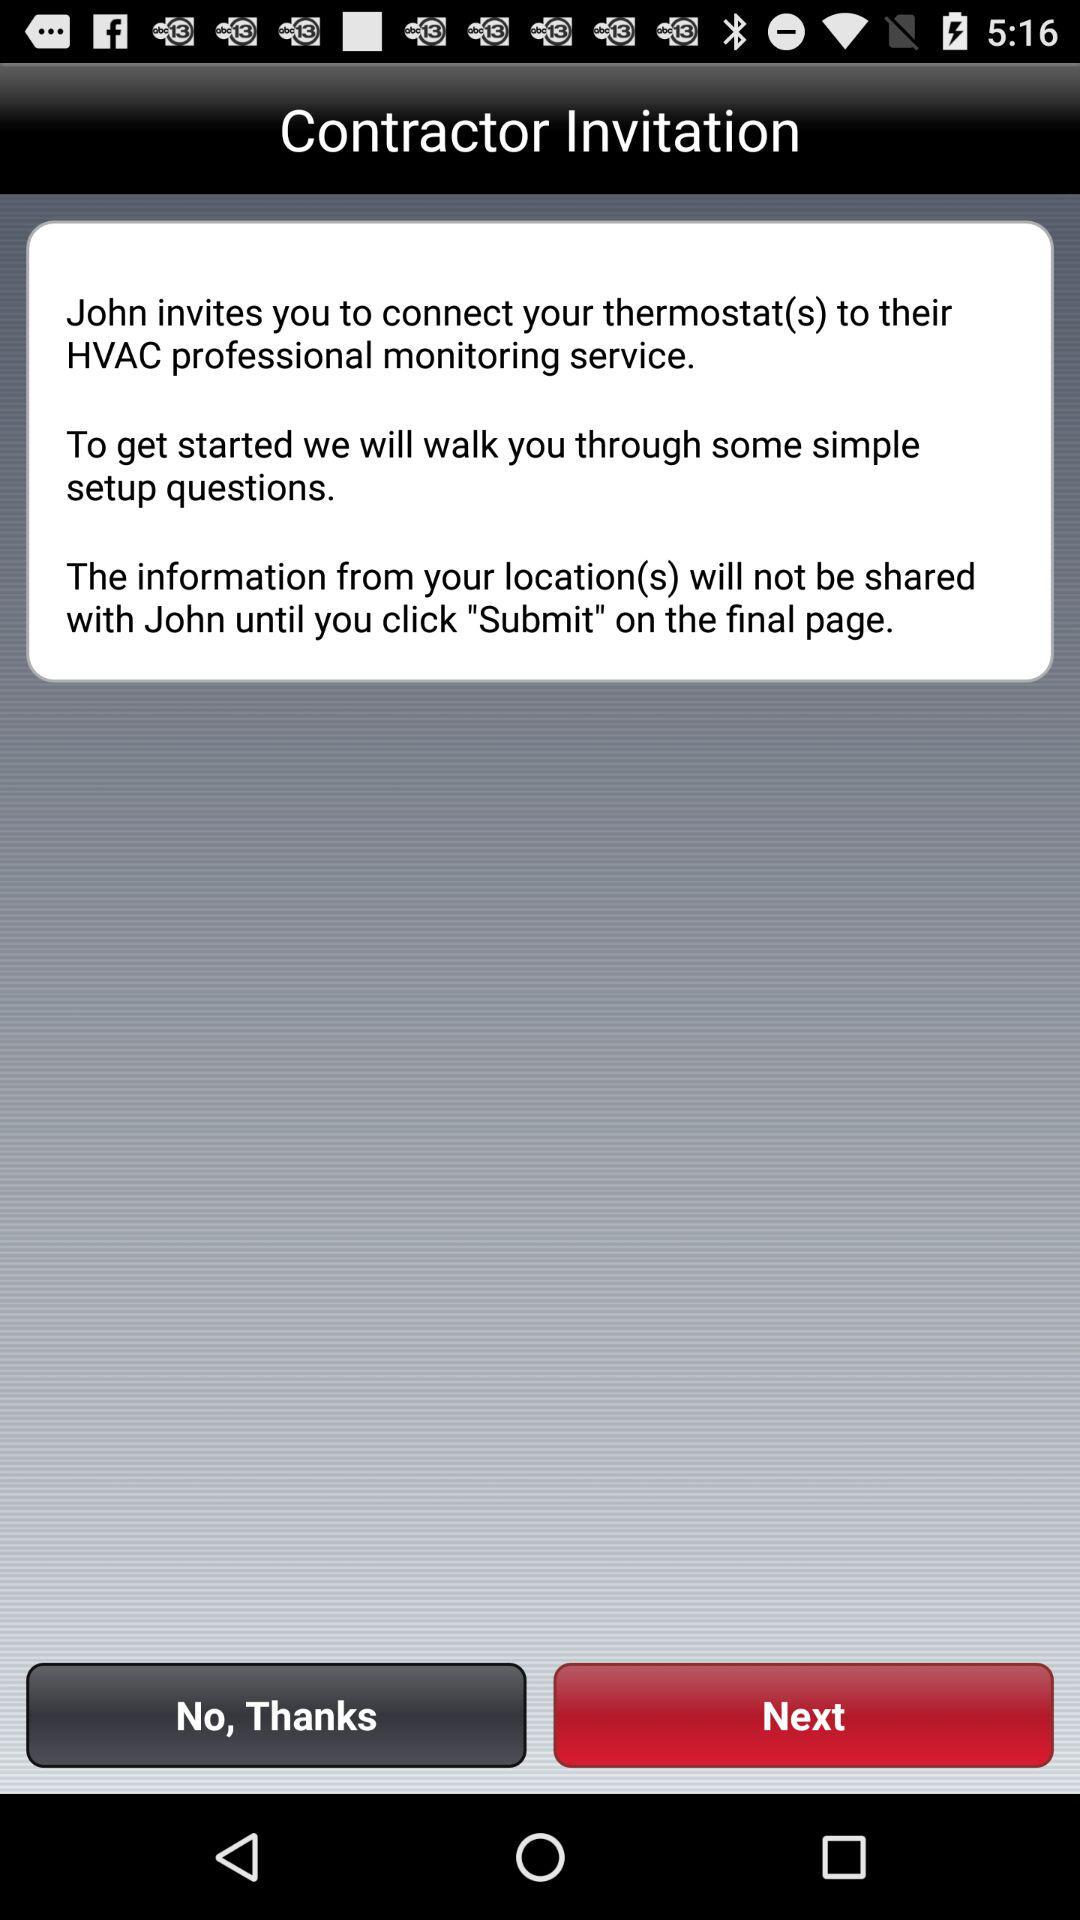  Describe the element at coordinates (802, 1714) in the screenshot. I see `the icon at the bottom right corner` at that location.